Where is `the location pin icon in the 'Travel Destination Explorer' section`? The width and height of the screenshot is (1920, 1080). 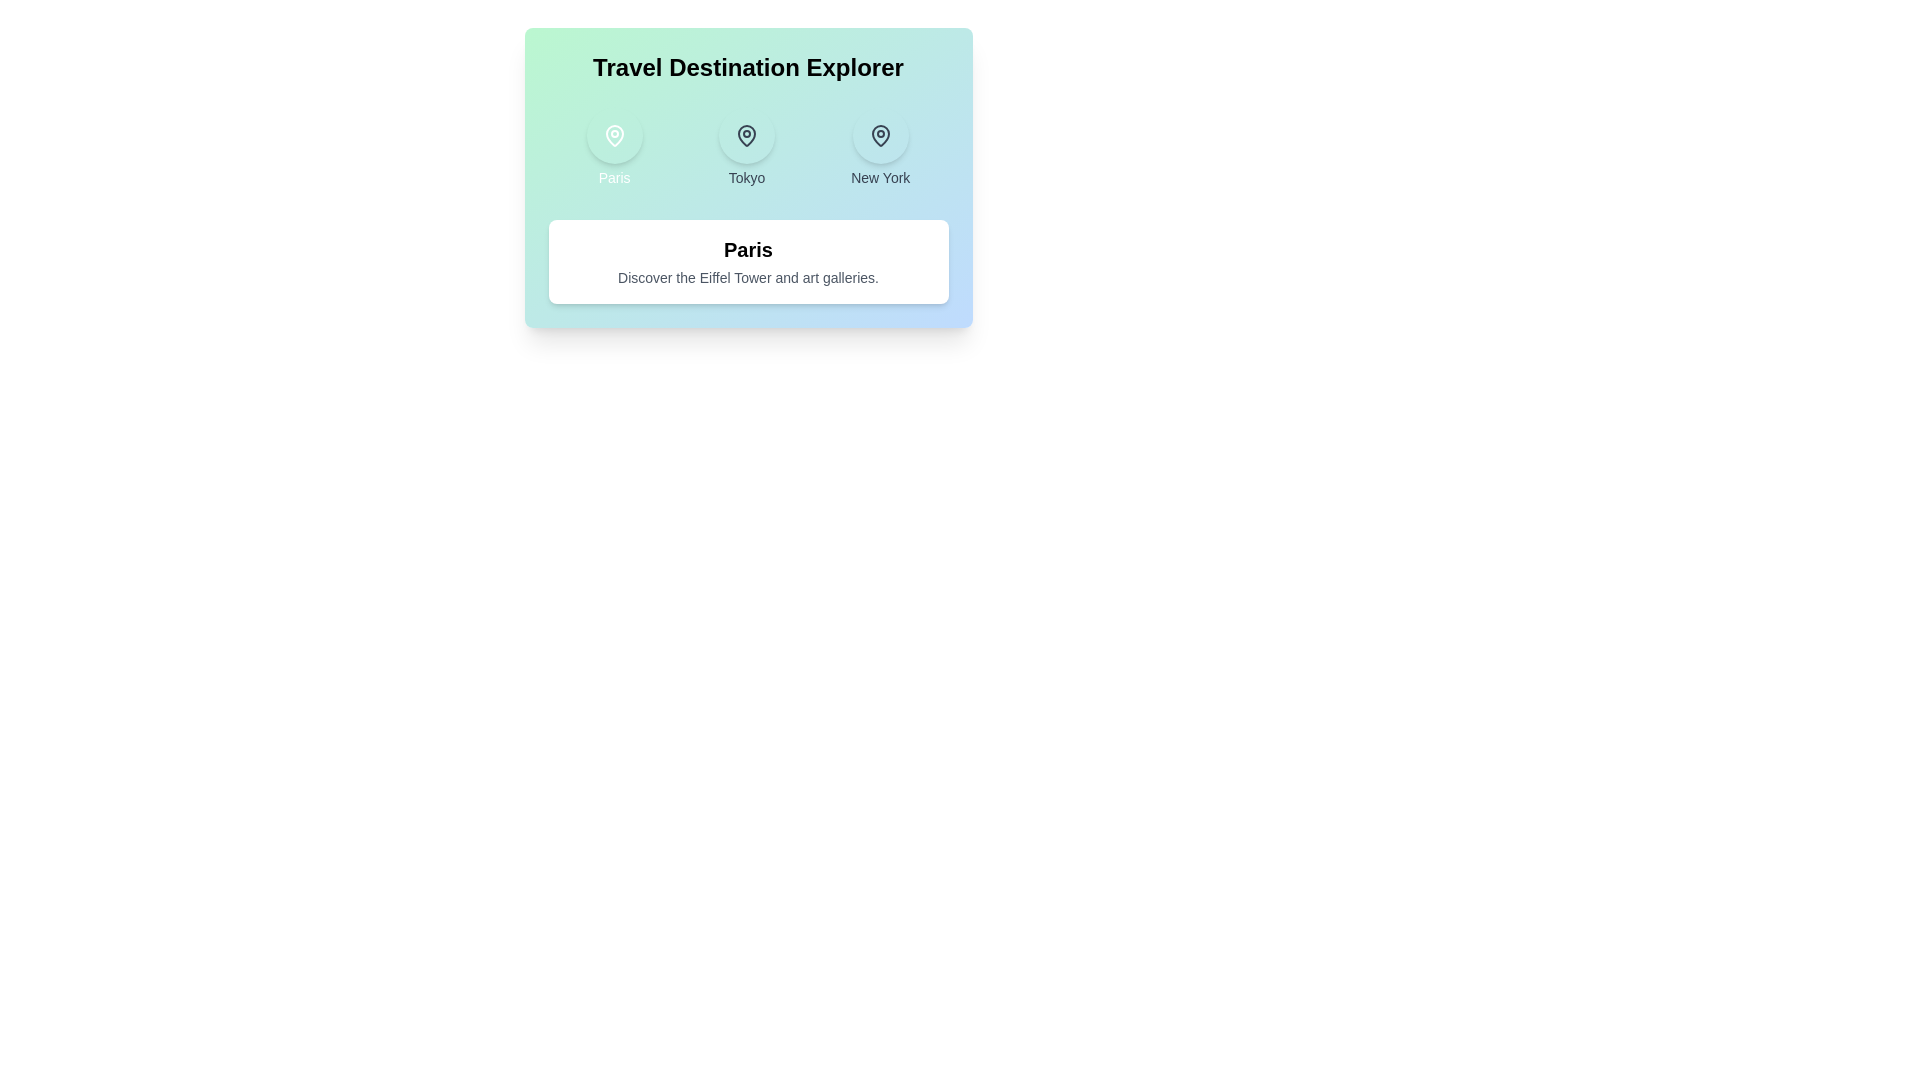 the location pin icon in the 'Travel Destination Explorer' section is located at coordinates (880, 135).